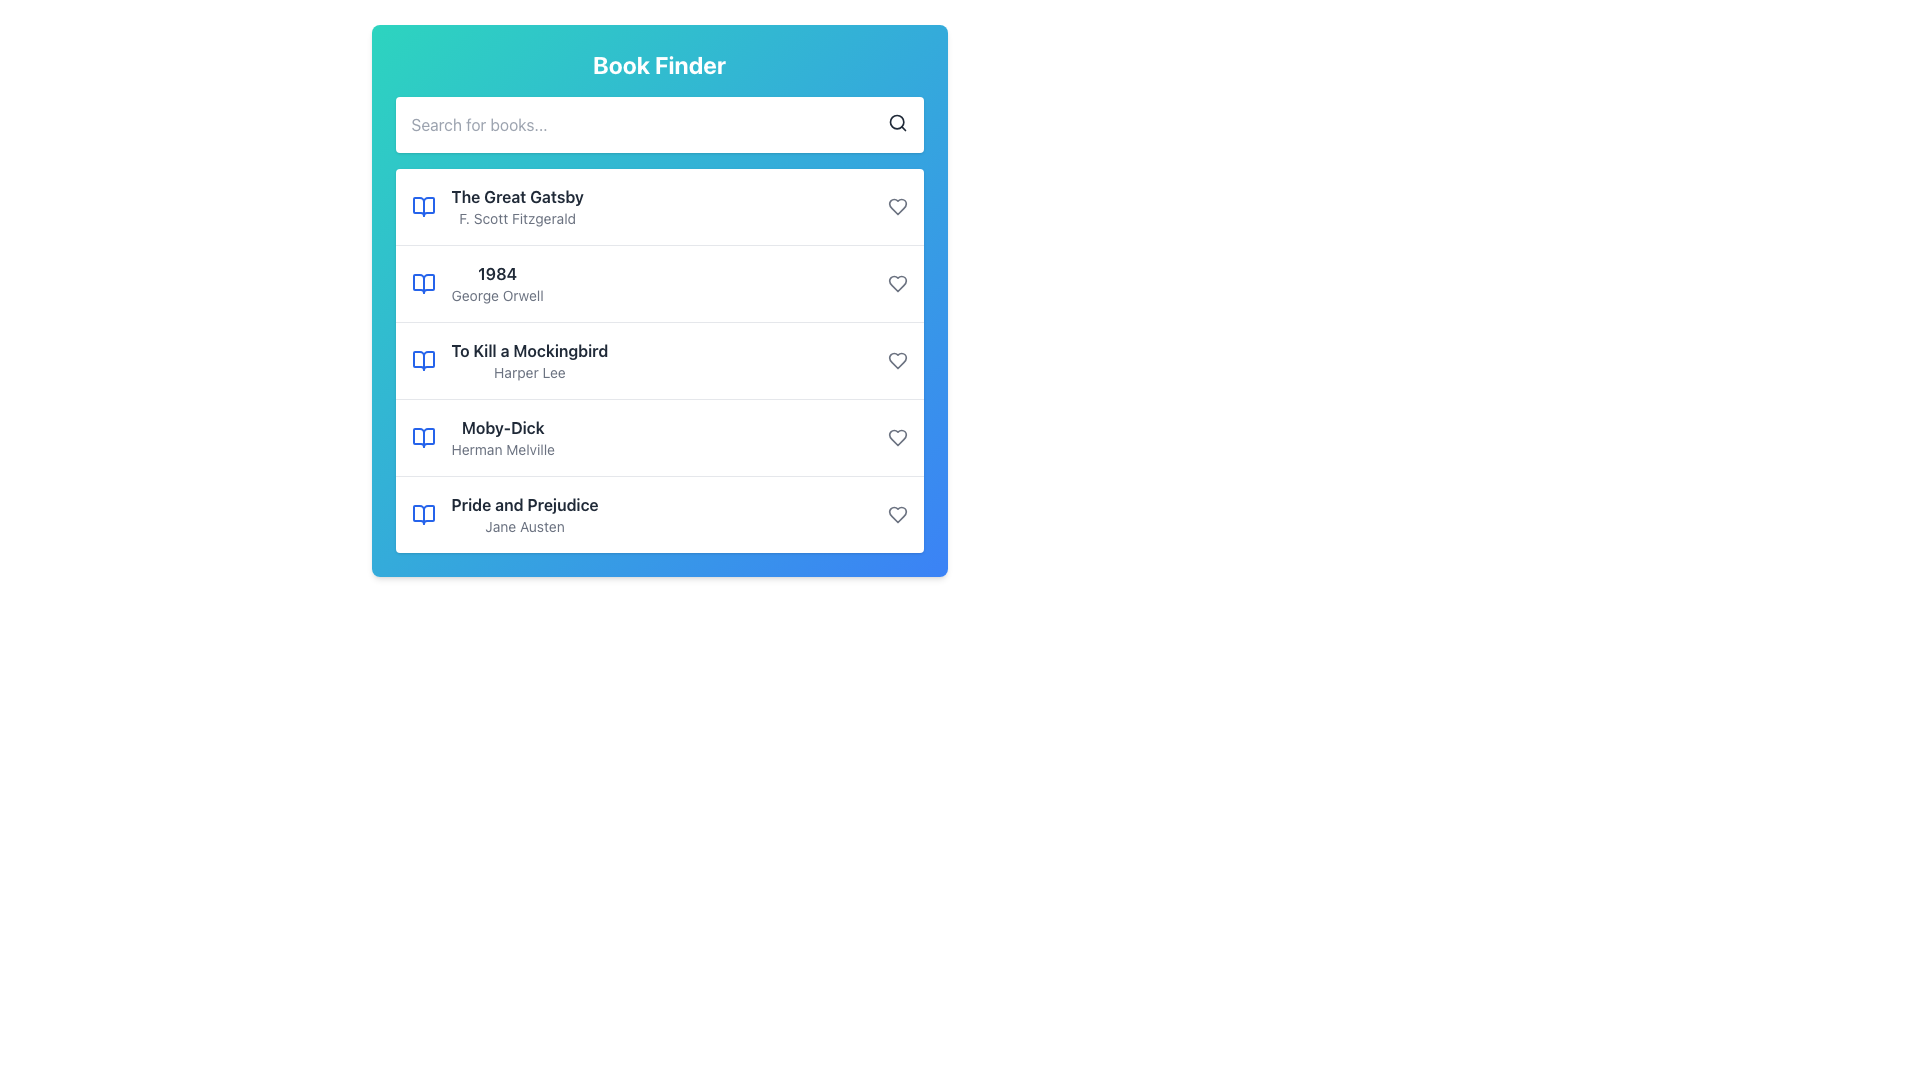  I want to click on the heart-shaped icon button representing the like feature for the book entry 'To Kill a Mockingbird', so click(896, 361).